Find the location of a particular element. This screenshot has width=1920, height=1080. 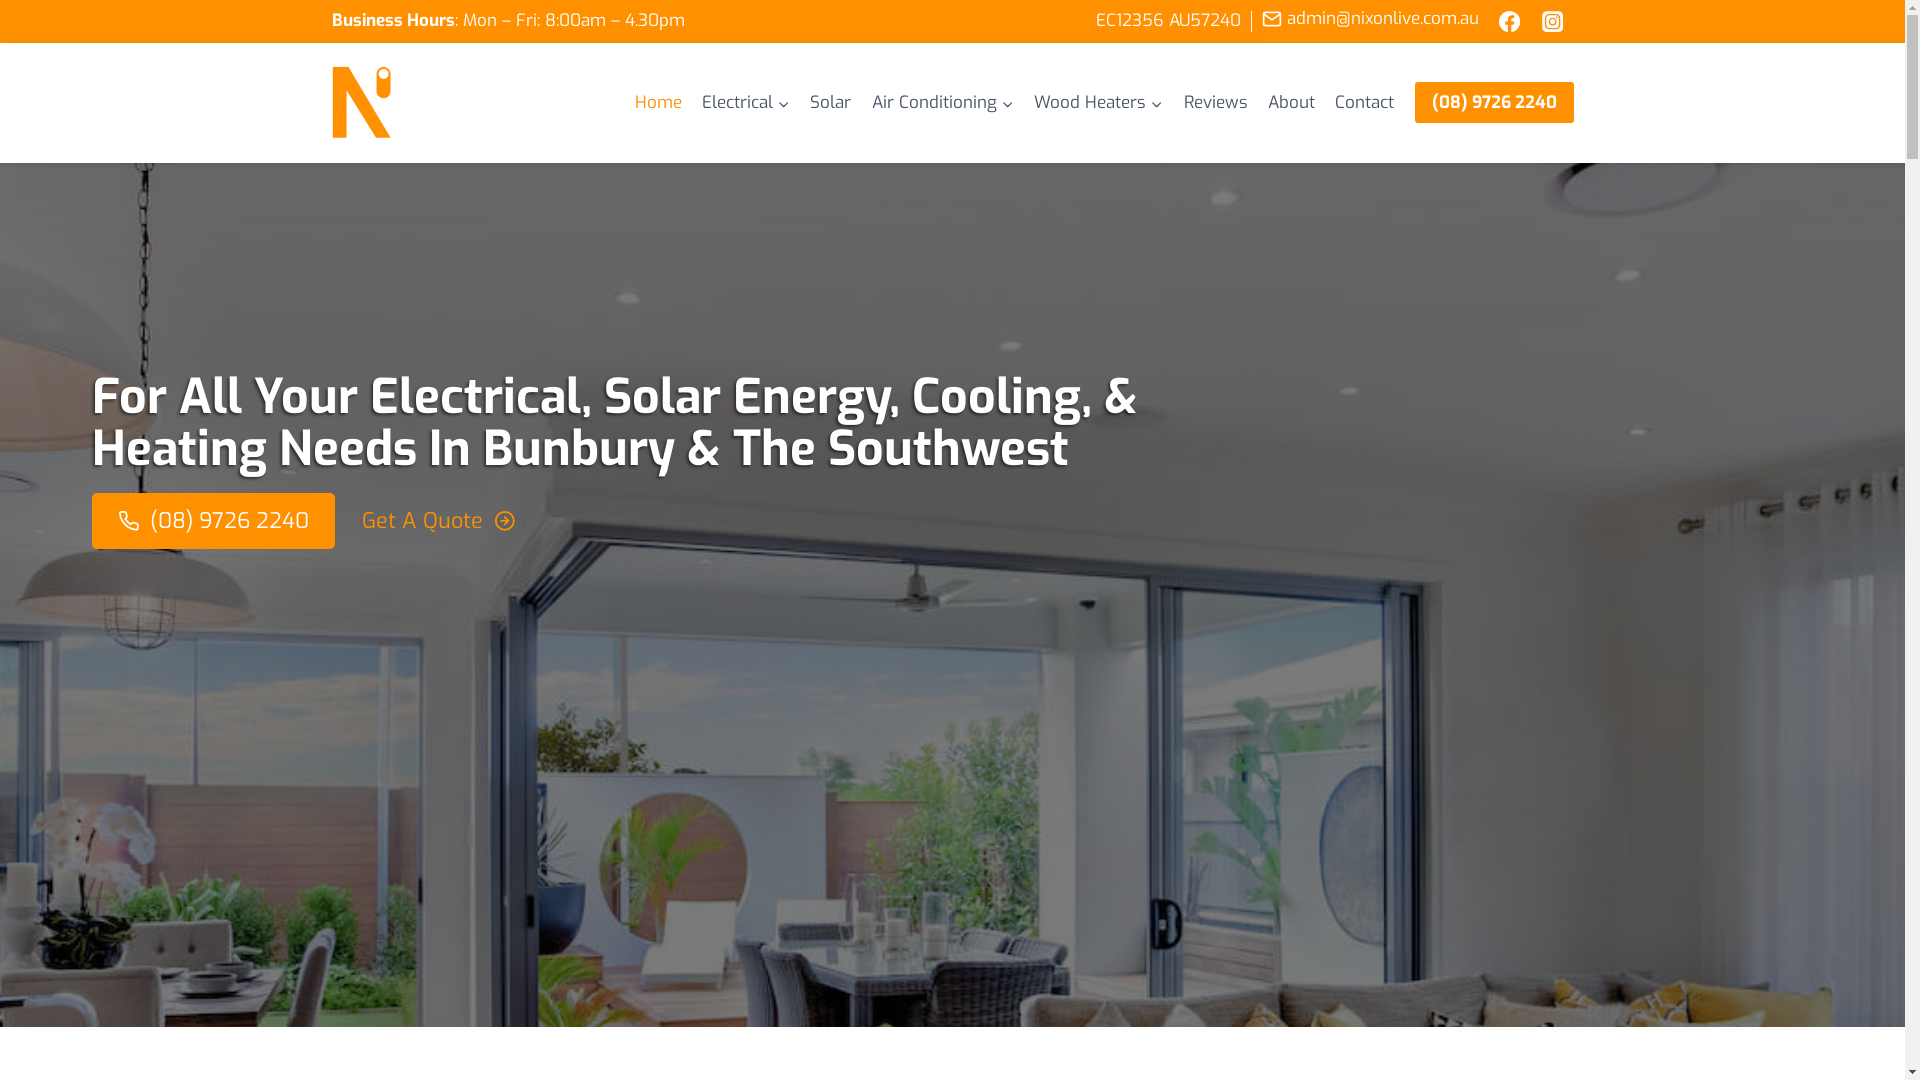

'Wood Heaters' is located at coordinates (1097, 101).